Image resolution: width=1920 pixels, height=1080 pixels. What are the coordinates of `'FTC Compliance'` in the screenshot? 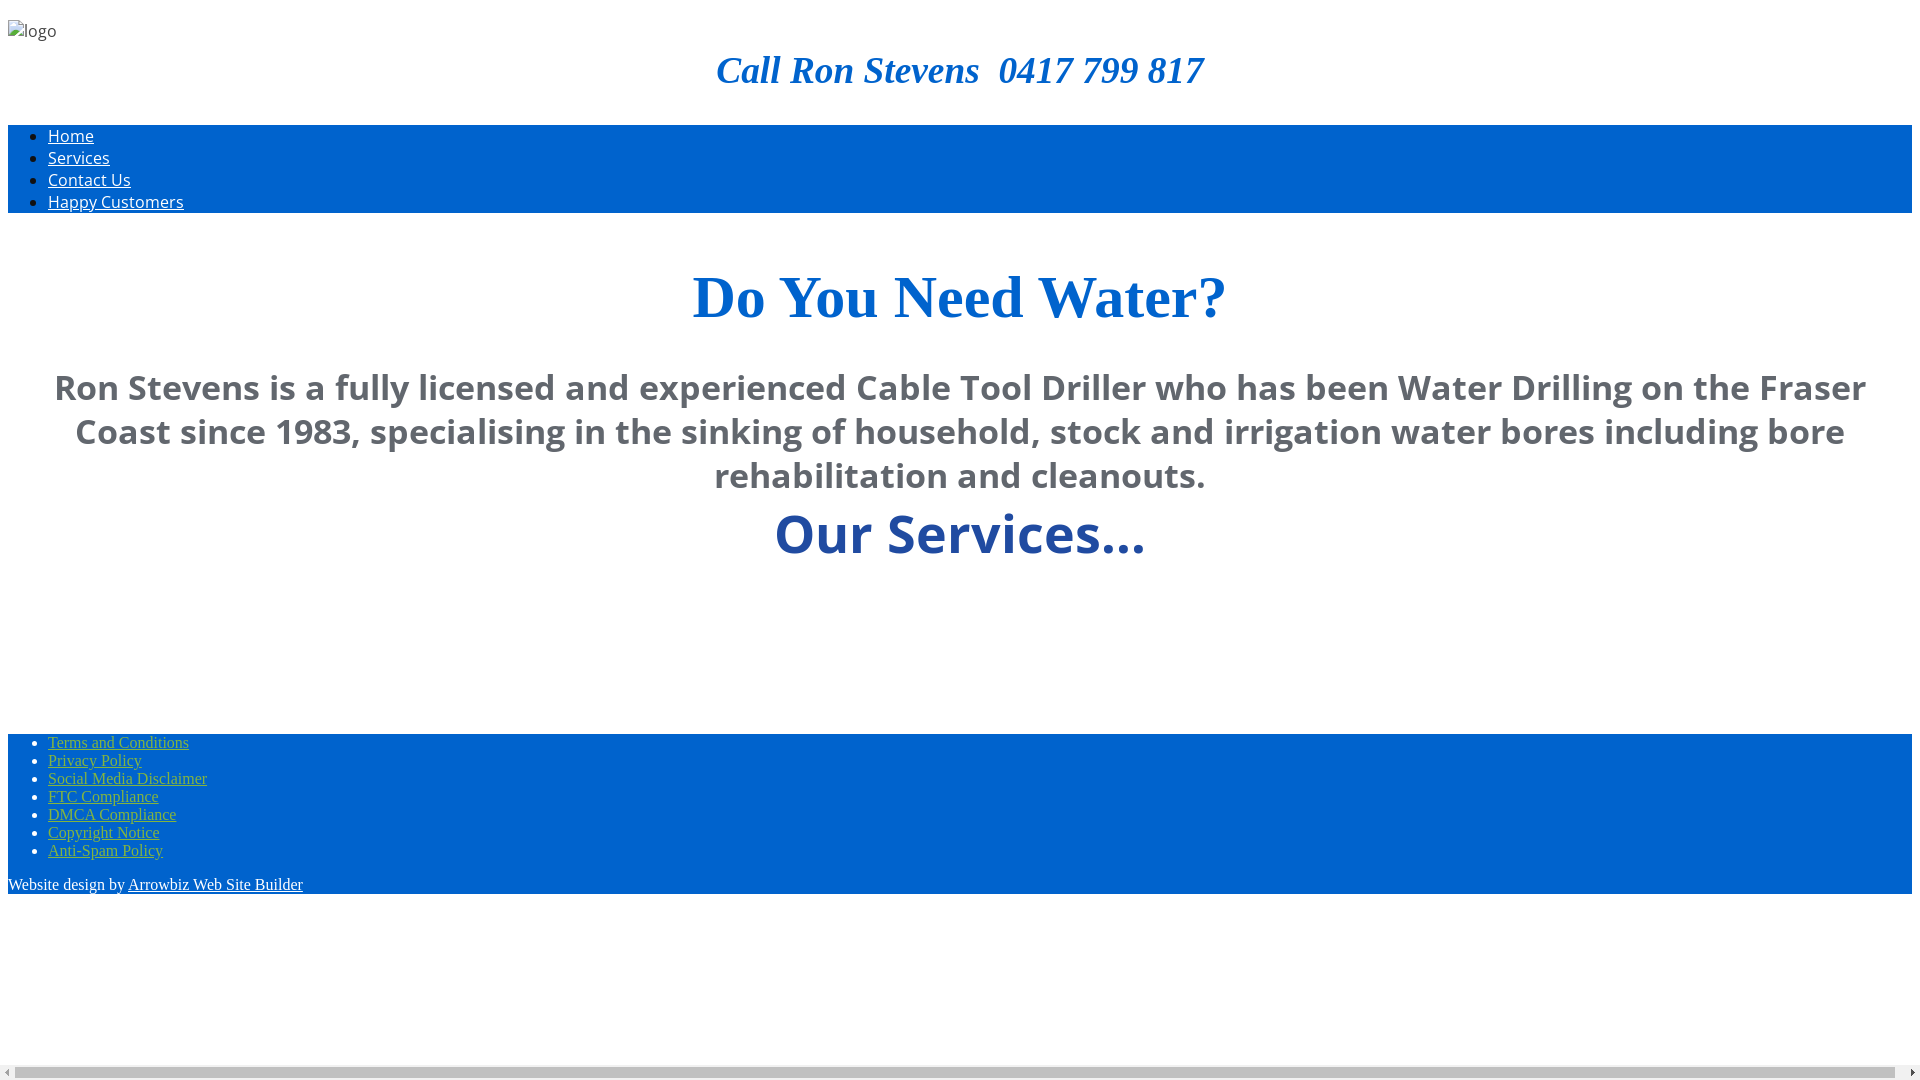 It's located at (102, 795).